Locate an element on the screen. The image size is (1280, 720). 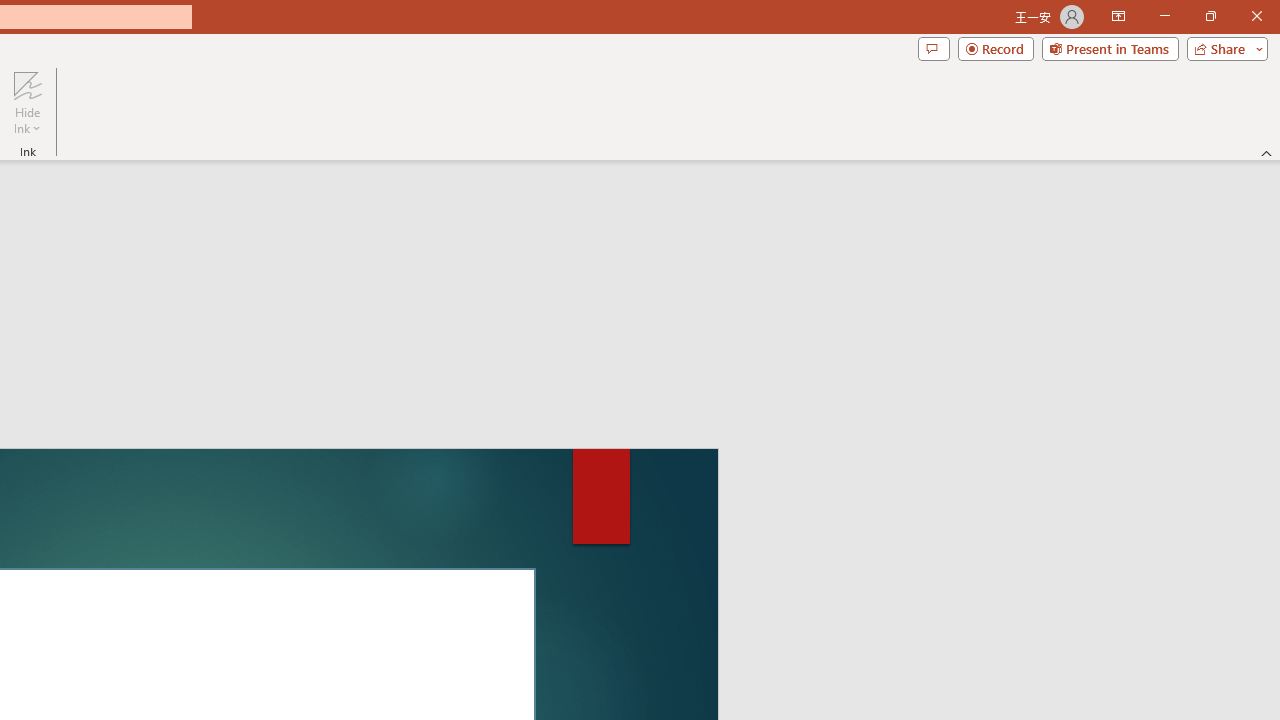
'Present in Teams' is located at coordinates (1109, 47).